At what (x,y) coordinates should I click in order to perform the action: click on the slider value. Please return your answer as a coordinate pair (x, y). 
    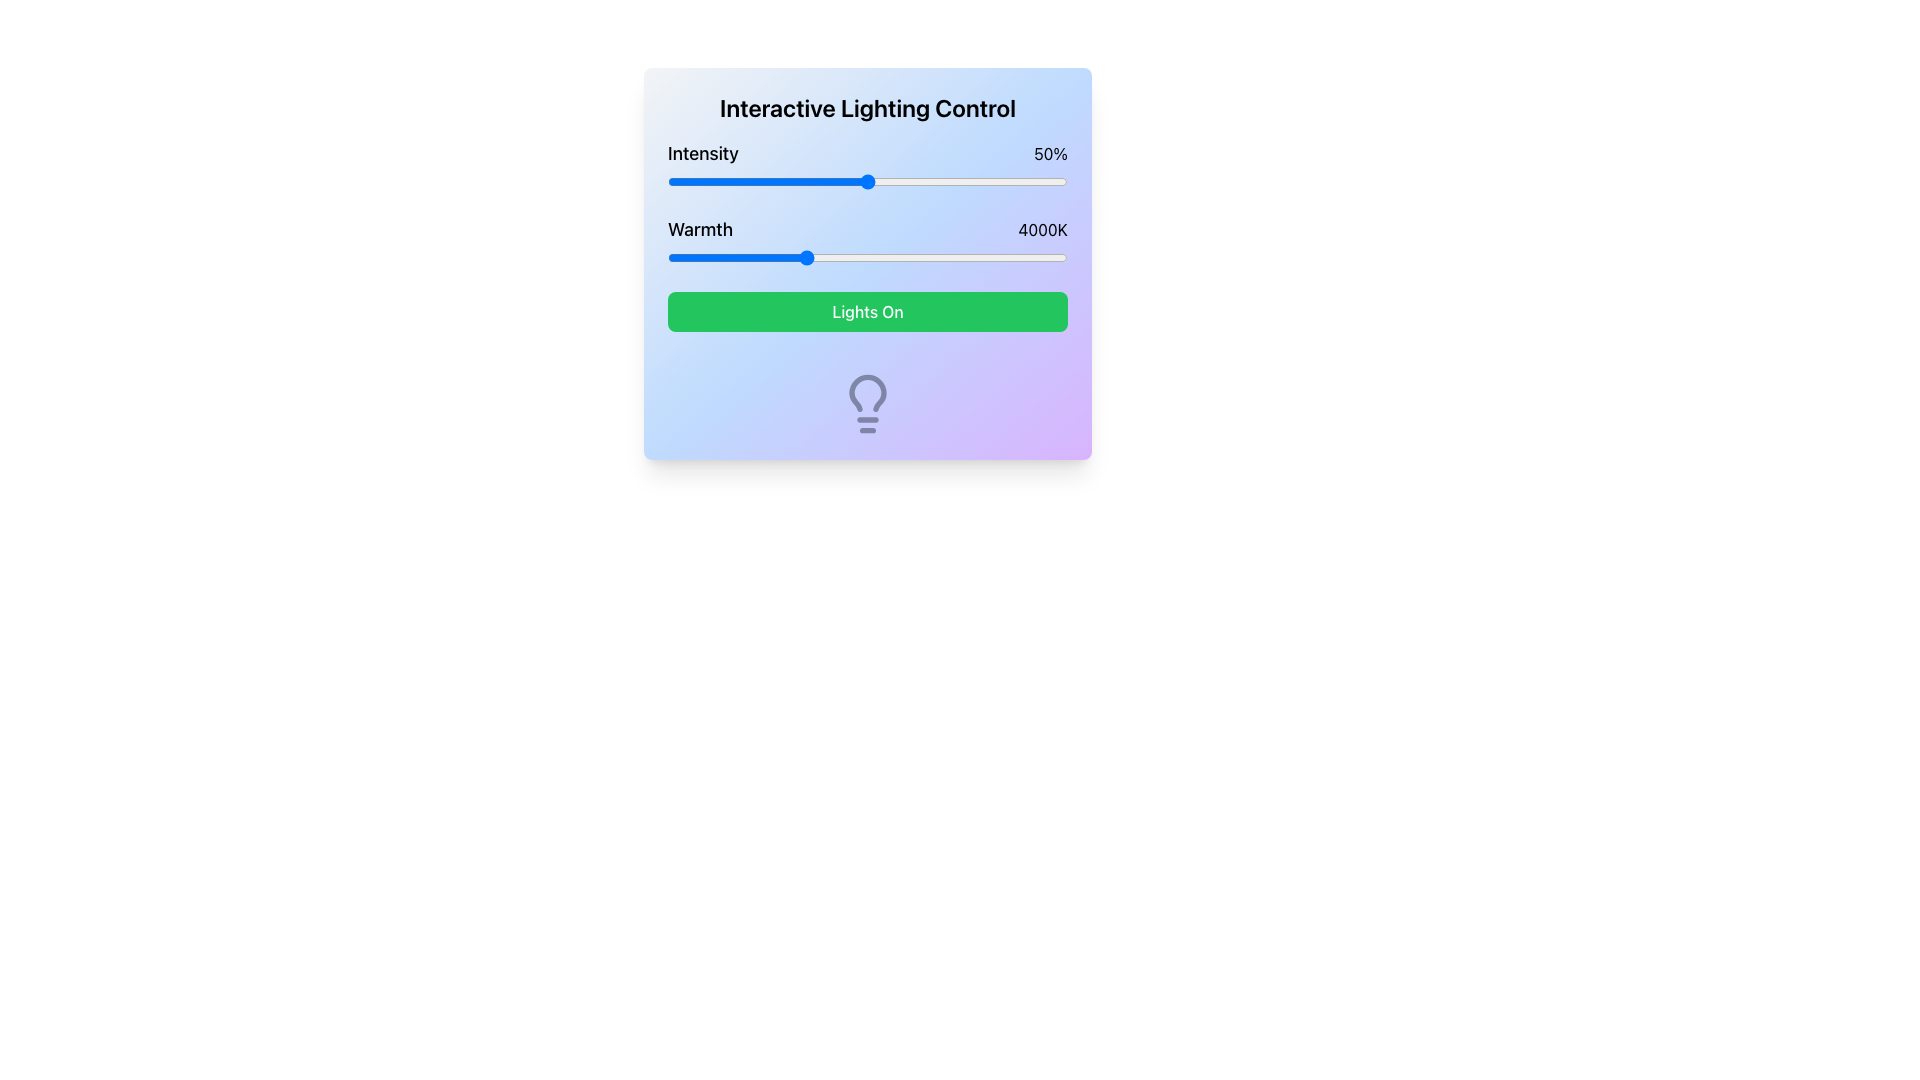
    Looking at the image, I should click on (979, 181).